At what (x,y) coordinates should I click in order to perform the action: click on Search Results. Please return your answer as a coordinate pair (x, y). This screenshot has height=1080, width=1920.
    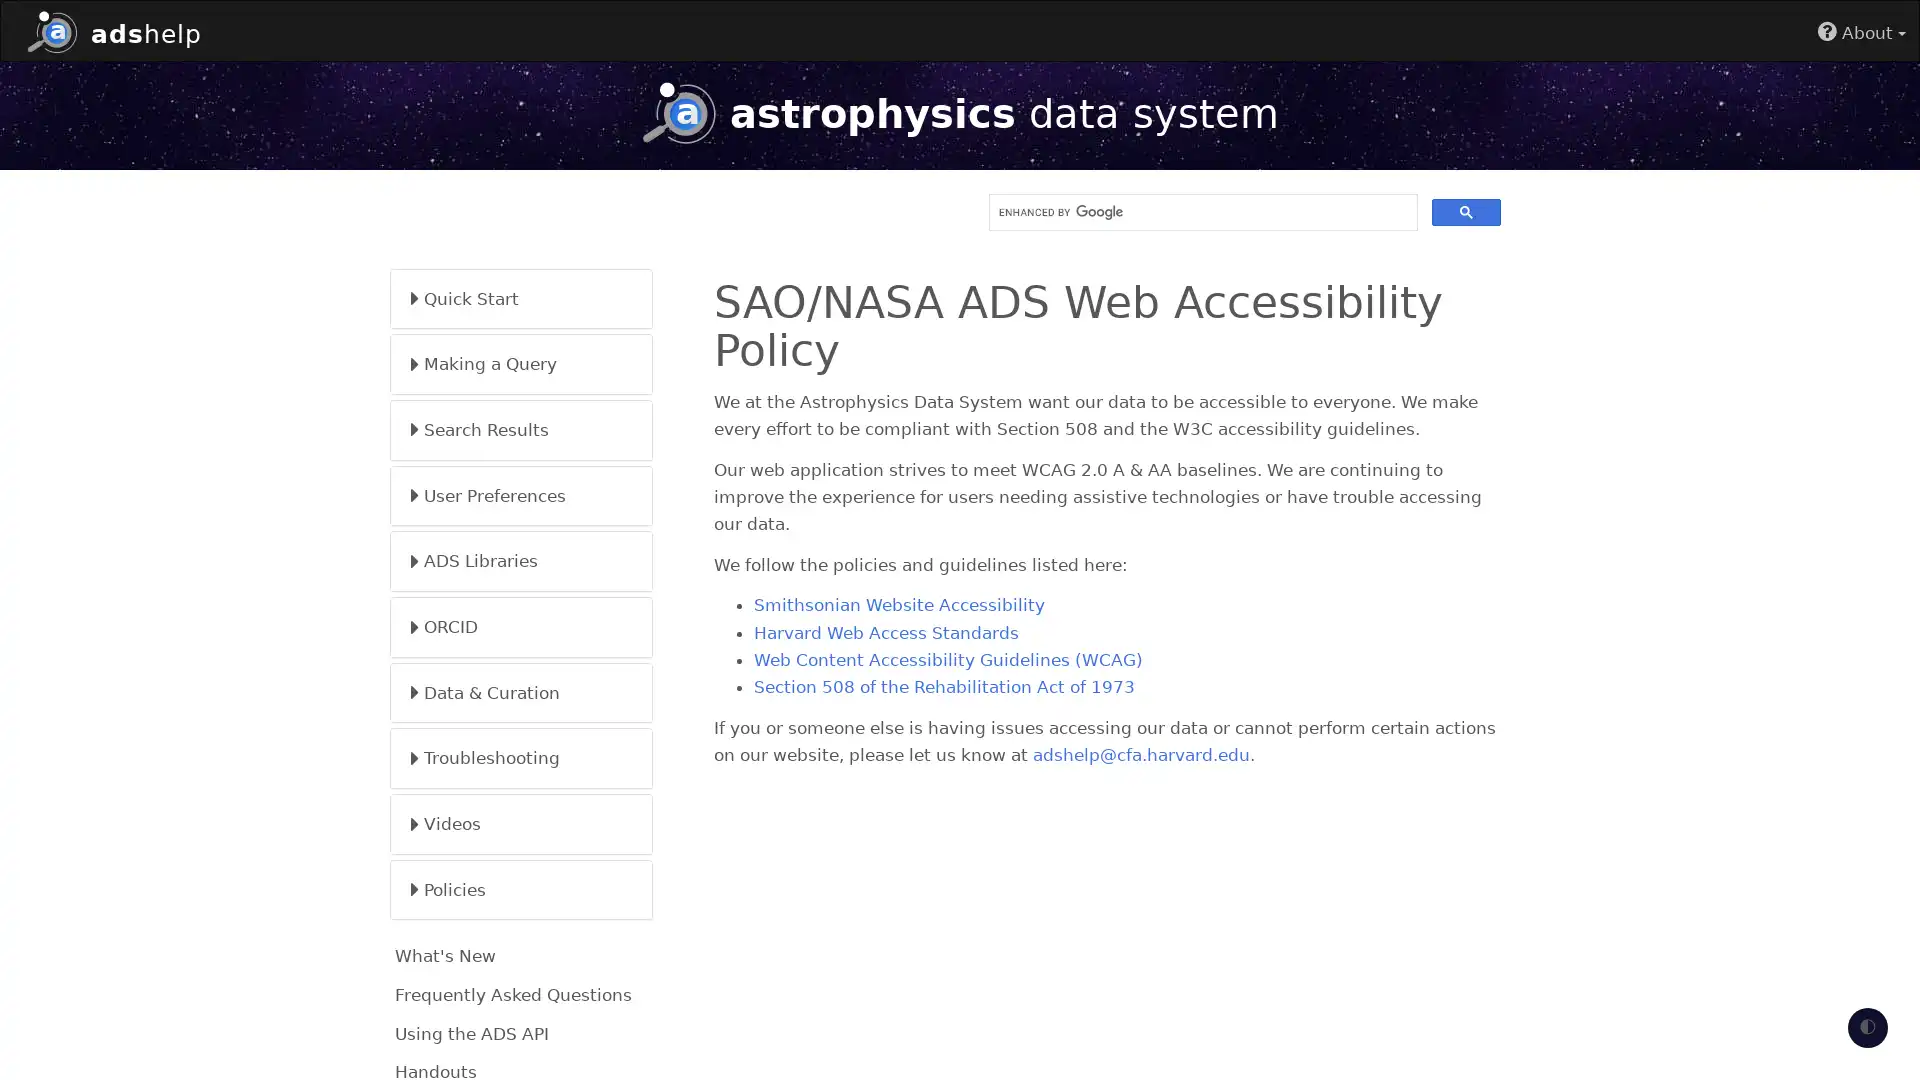
    Looking at the image, I should click on (521, 428).